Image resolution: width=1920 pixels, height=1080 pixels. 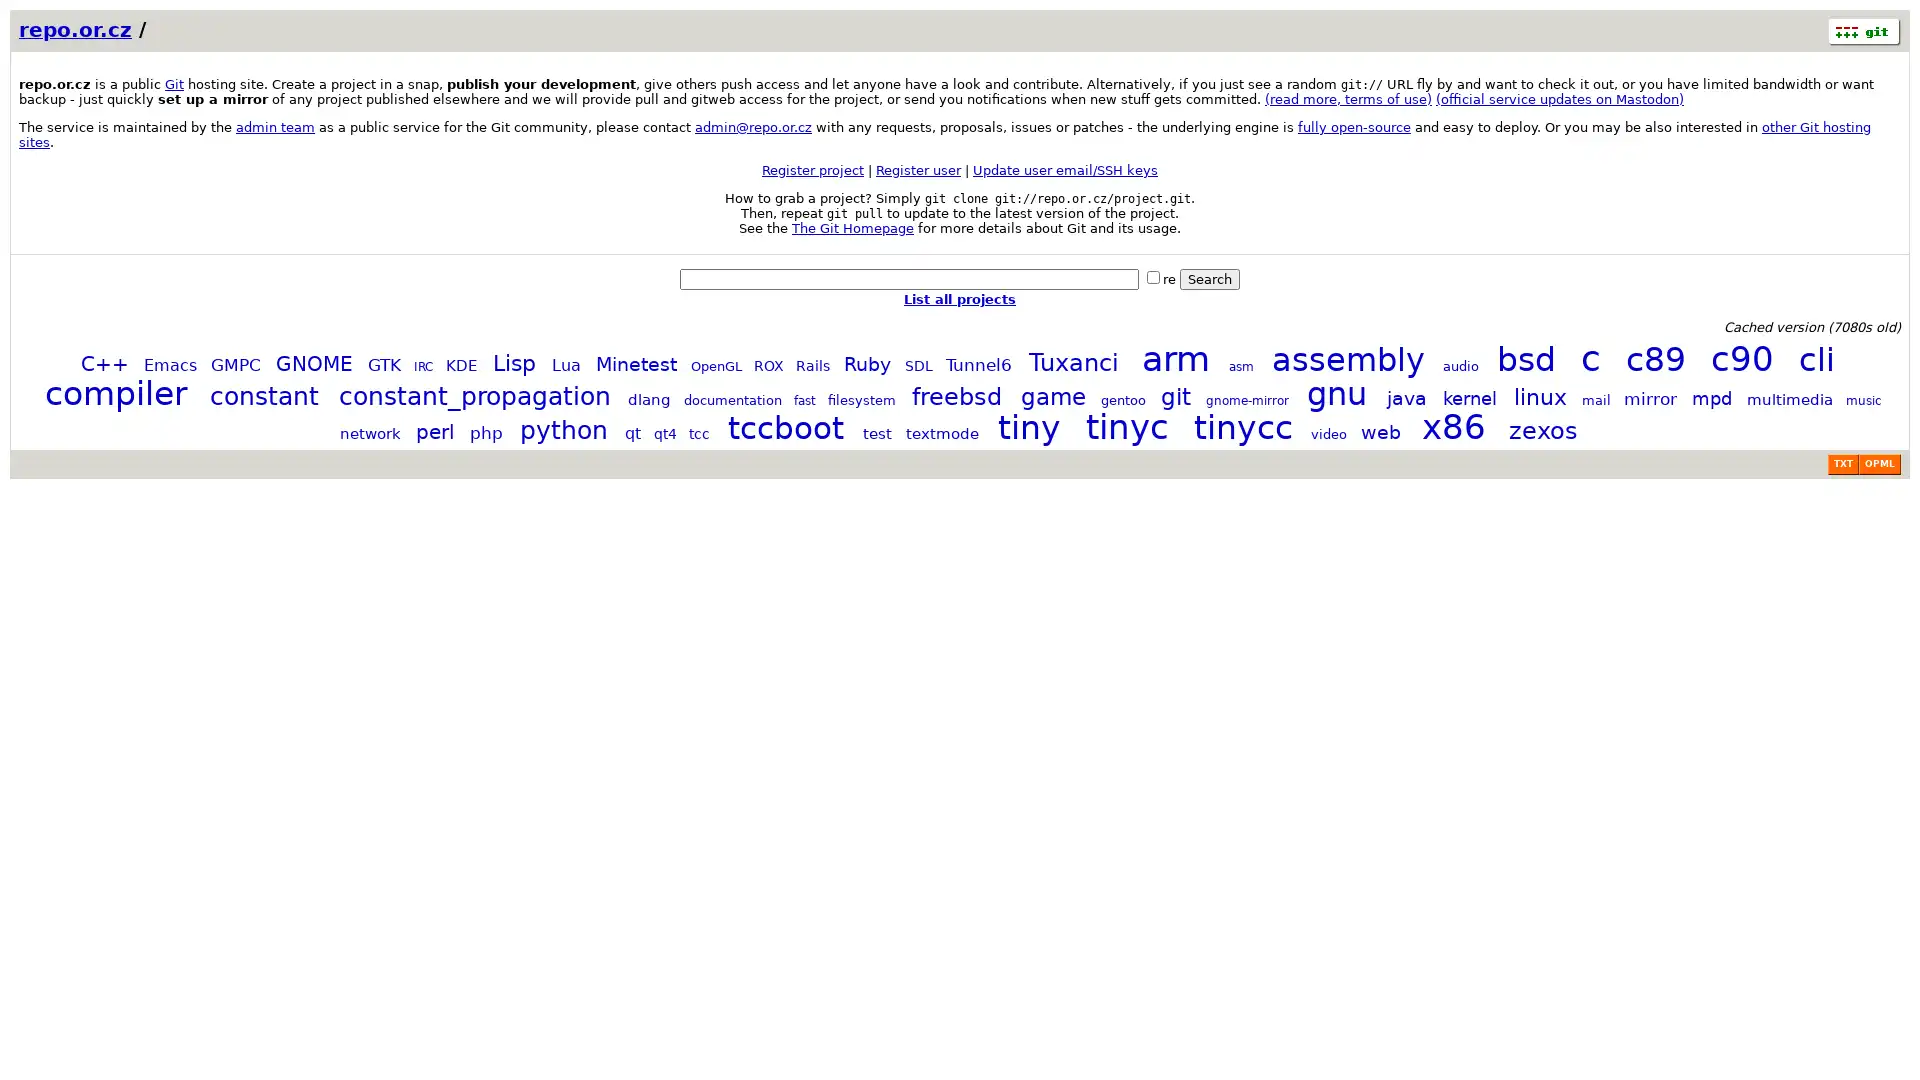 I want to click on Search, so click(x=1208, y=279).